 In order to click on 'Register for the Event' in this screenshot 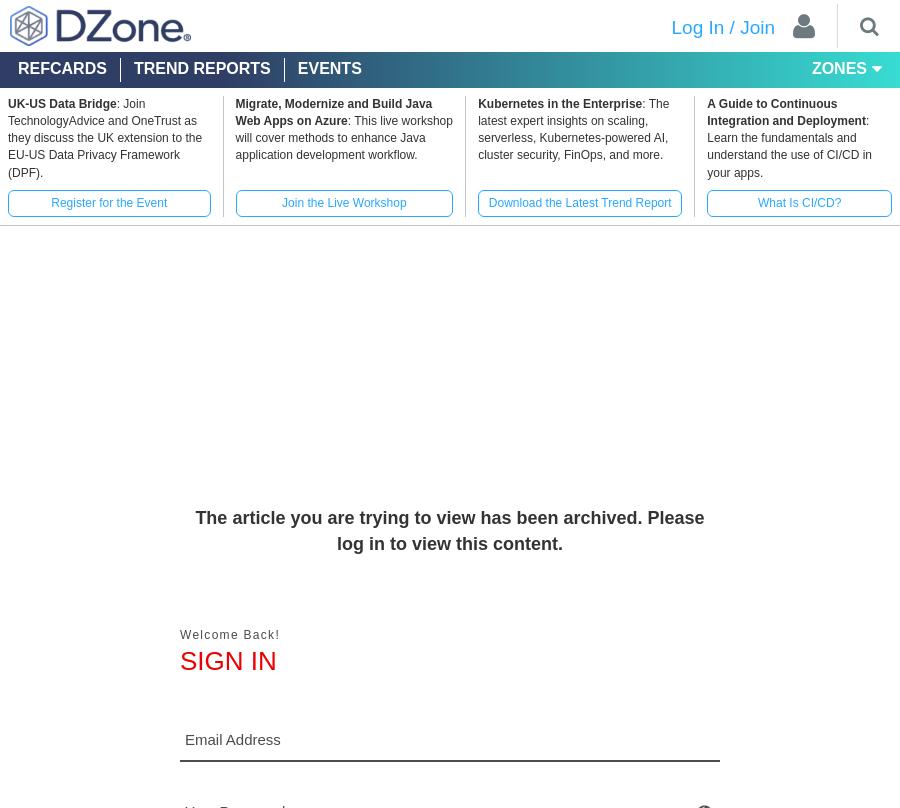, I will do `click(107, 202)`.